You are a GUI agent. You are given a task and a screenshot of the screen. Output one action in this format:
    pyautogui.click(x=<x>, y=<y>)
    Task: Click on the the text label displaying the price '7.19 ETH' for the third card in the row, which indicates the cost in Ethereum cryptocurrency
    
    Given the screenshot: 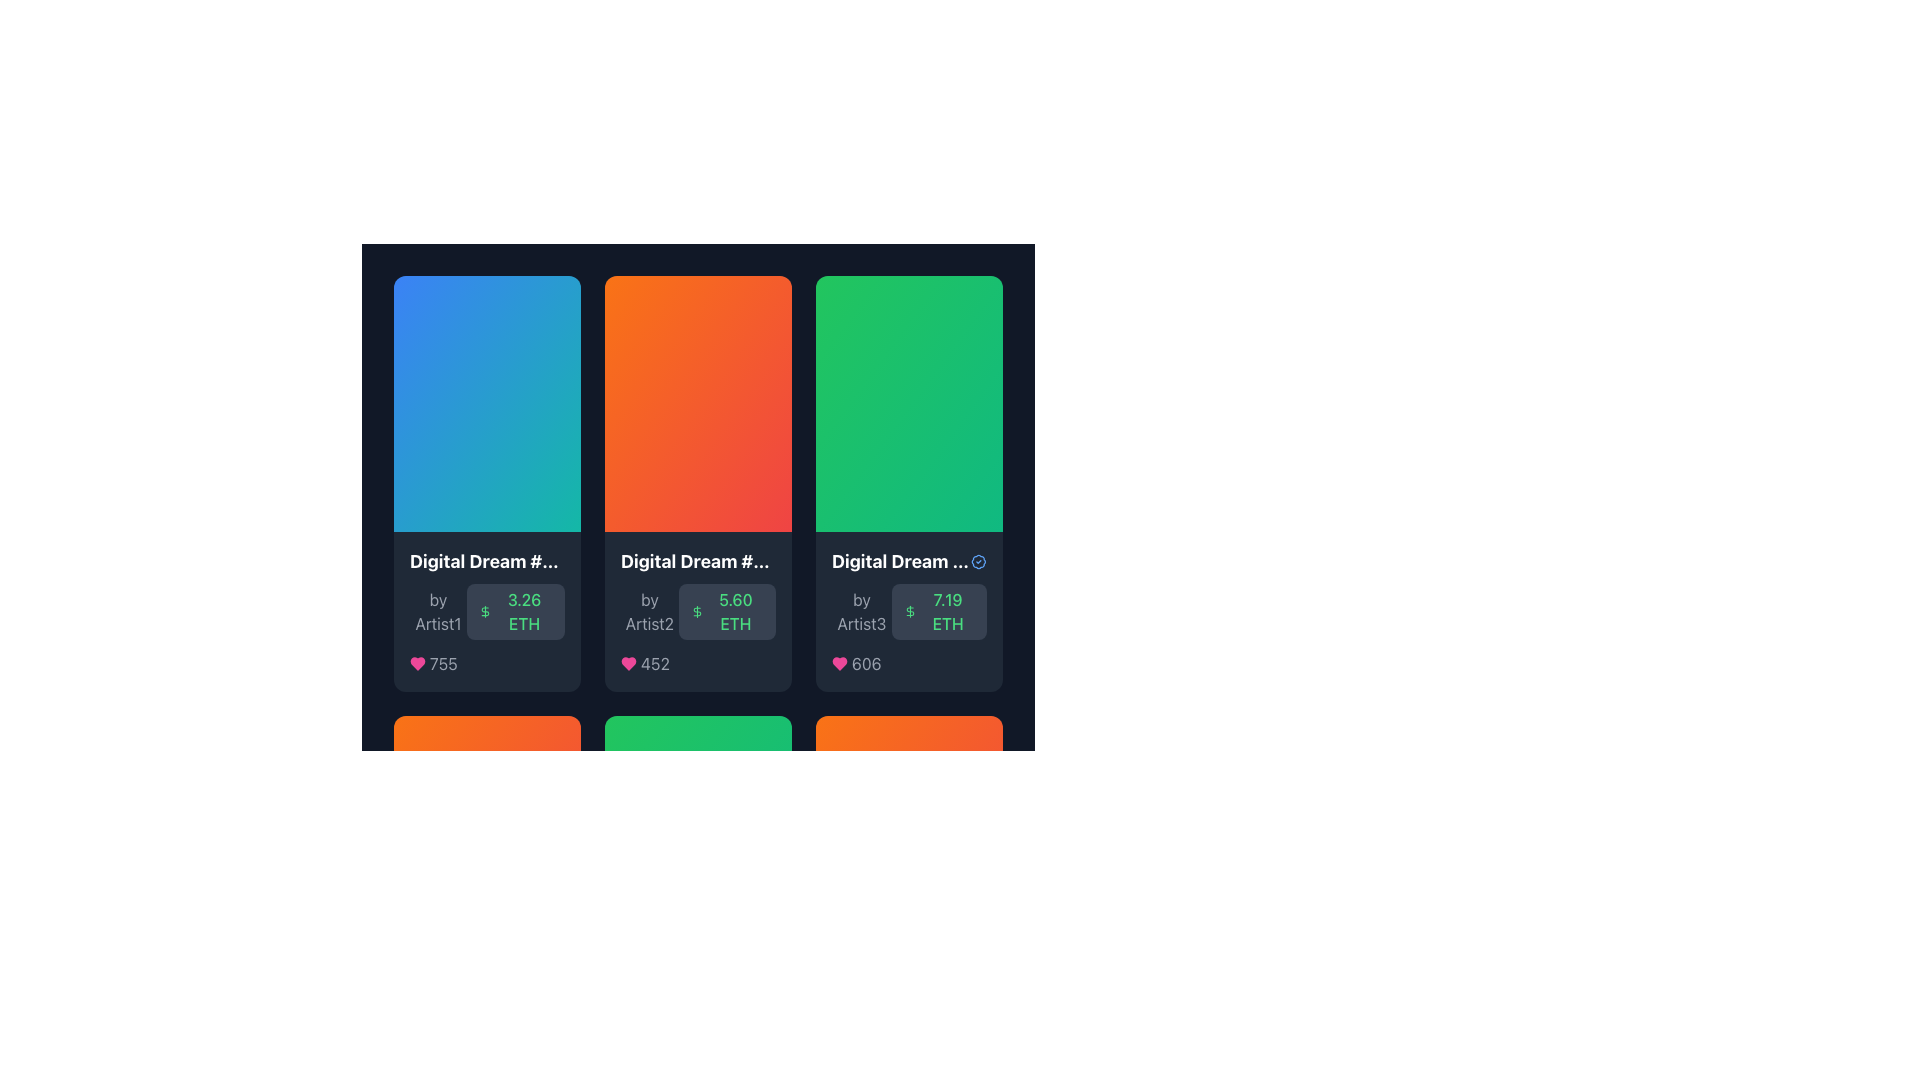 What is the action you would take?
    pyautogui.click(x=947, y=611)
    